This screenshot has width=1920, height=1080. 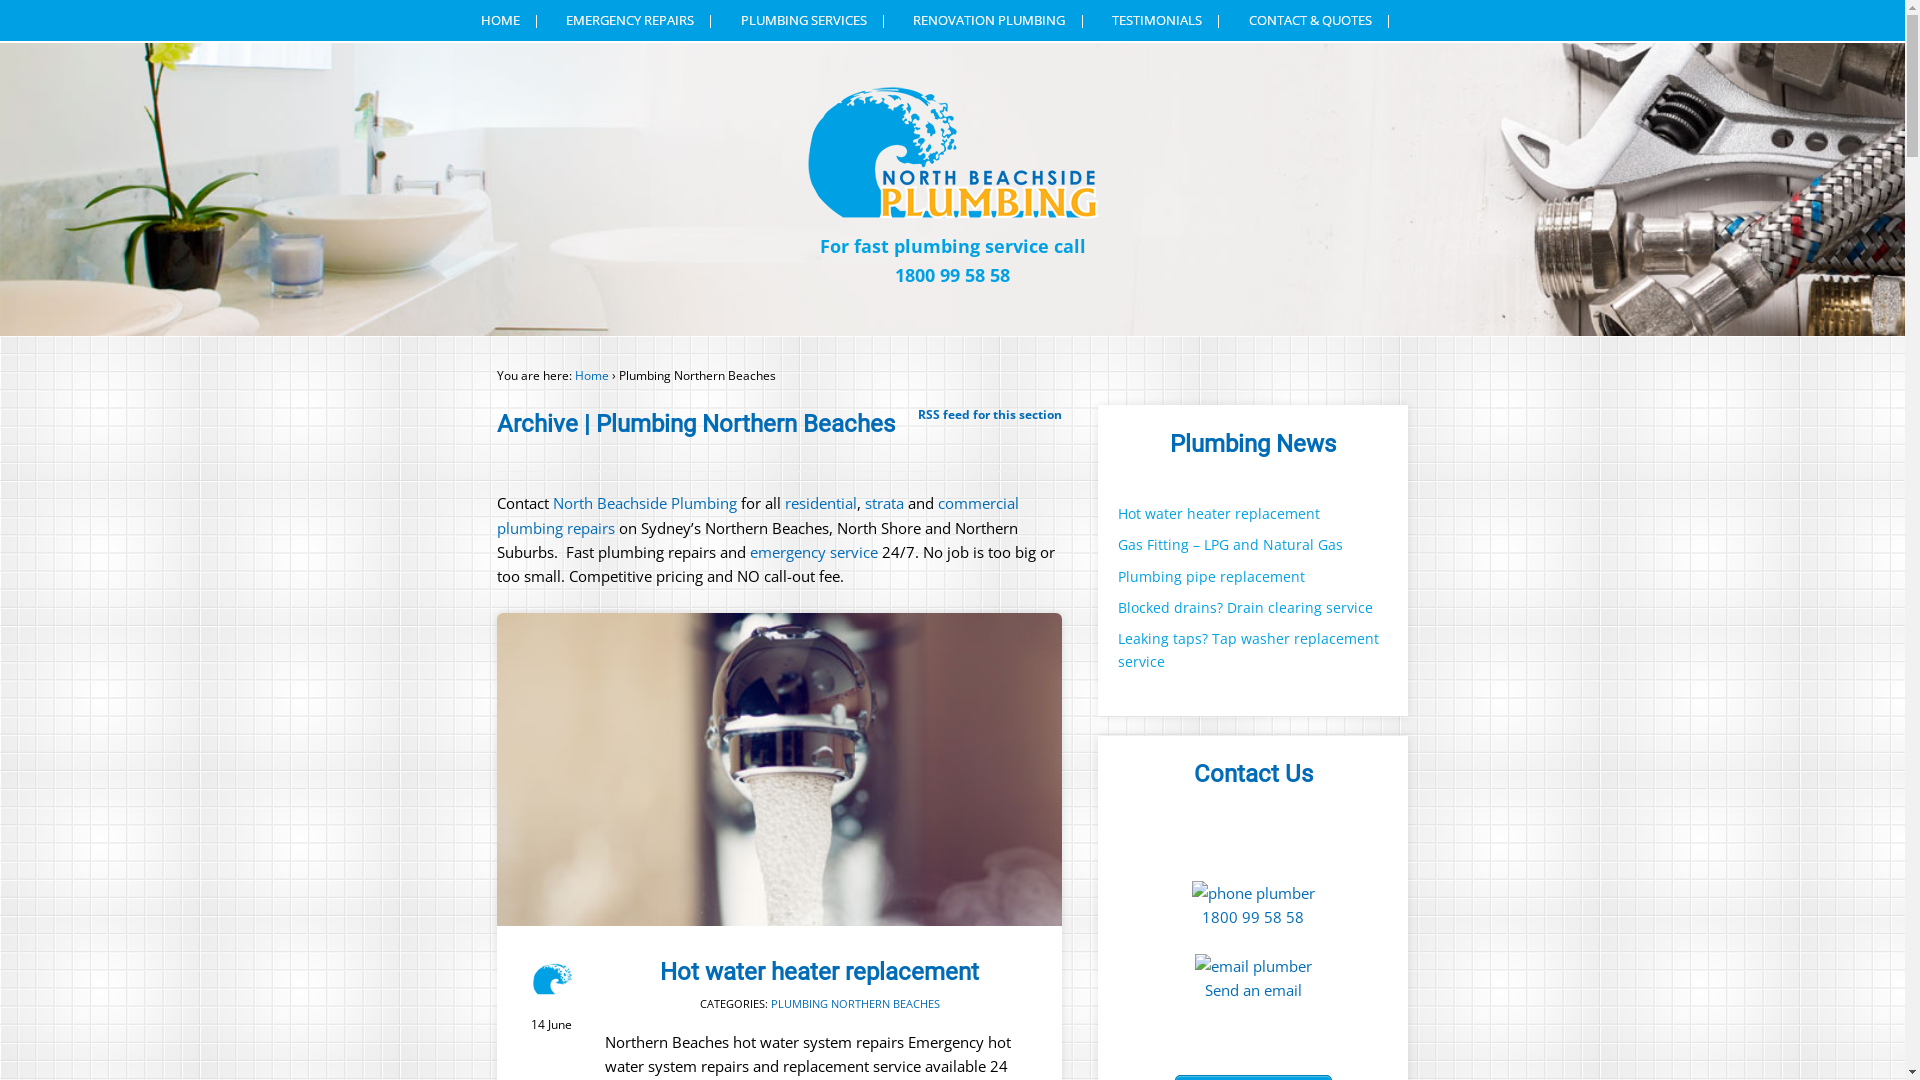 I want to click on 'RSS feed for this section', so click(x=989, y=413).